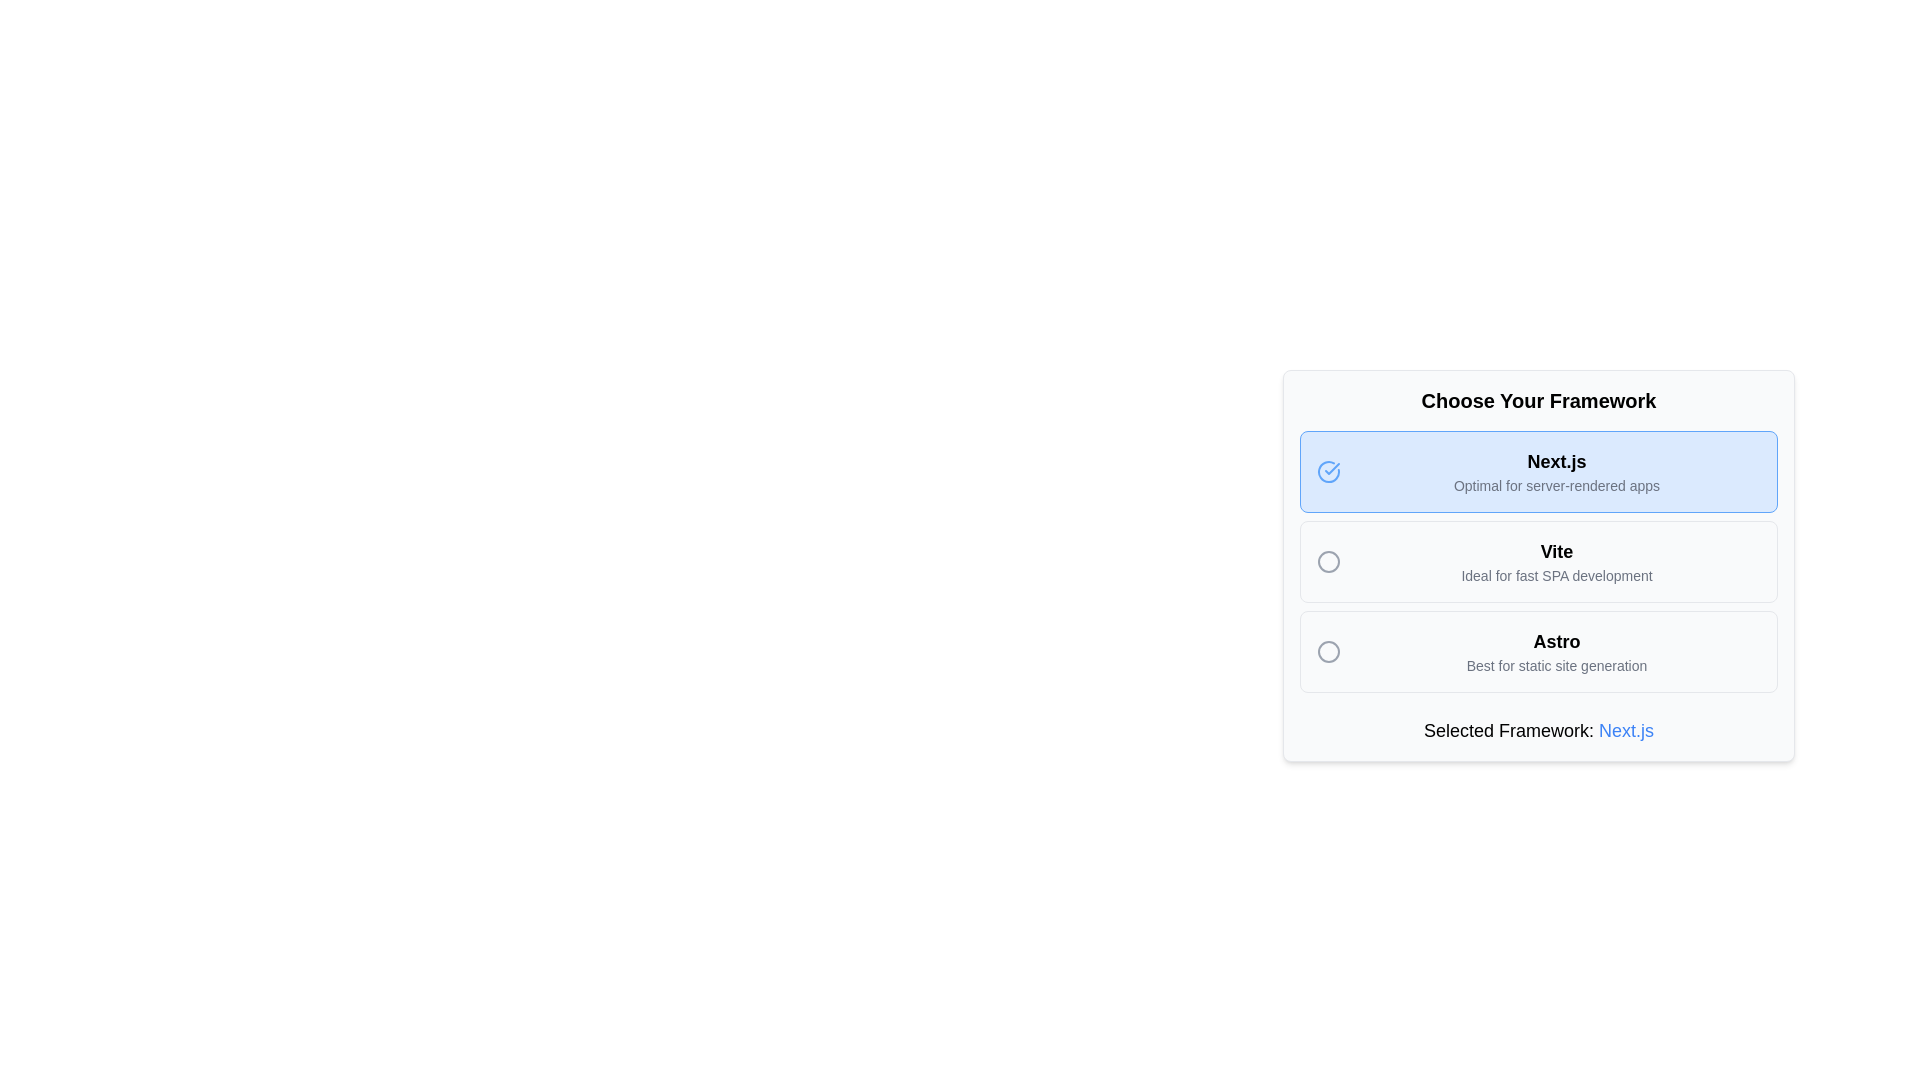 The width and height of the screenshot is (1920, 1080). What do you see at coordinates (1334, 471) in the screenshot?
I see `the active icon indicating the selected state for the 'Next.js' option in the framework selection interface, located to the left of the text 'Next.js' and 'Optimal for server-rendered apps'` at bounding box center [1334, 471].